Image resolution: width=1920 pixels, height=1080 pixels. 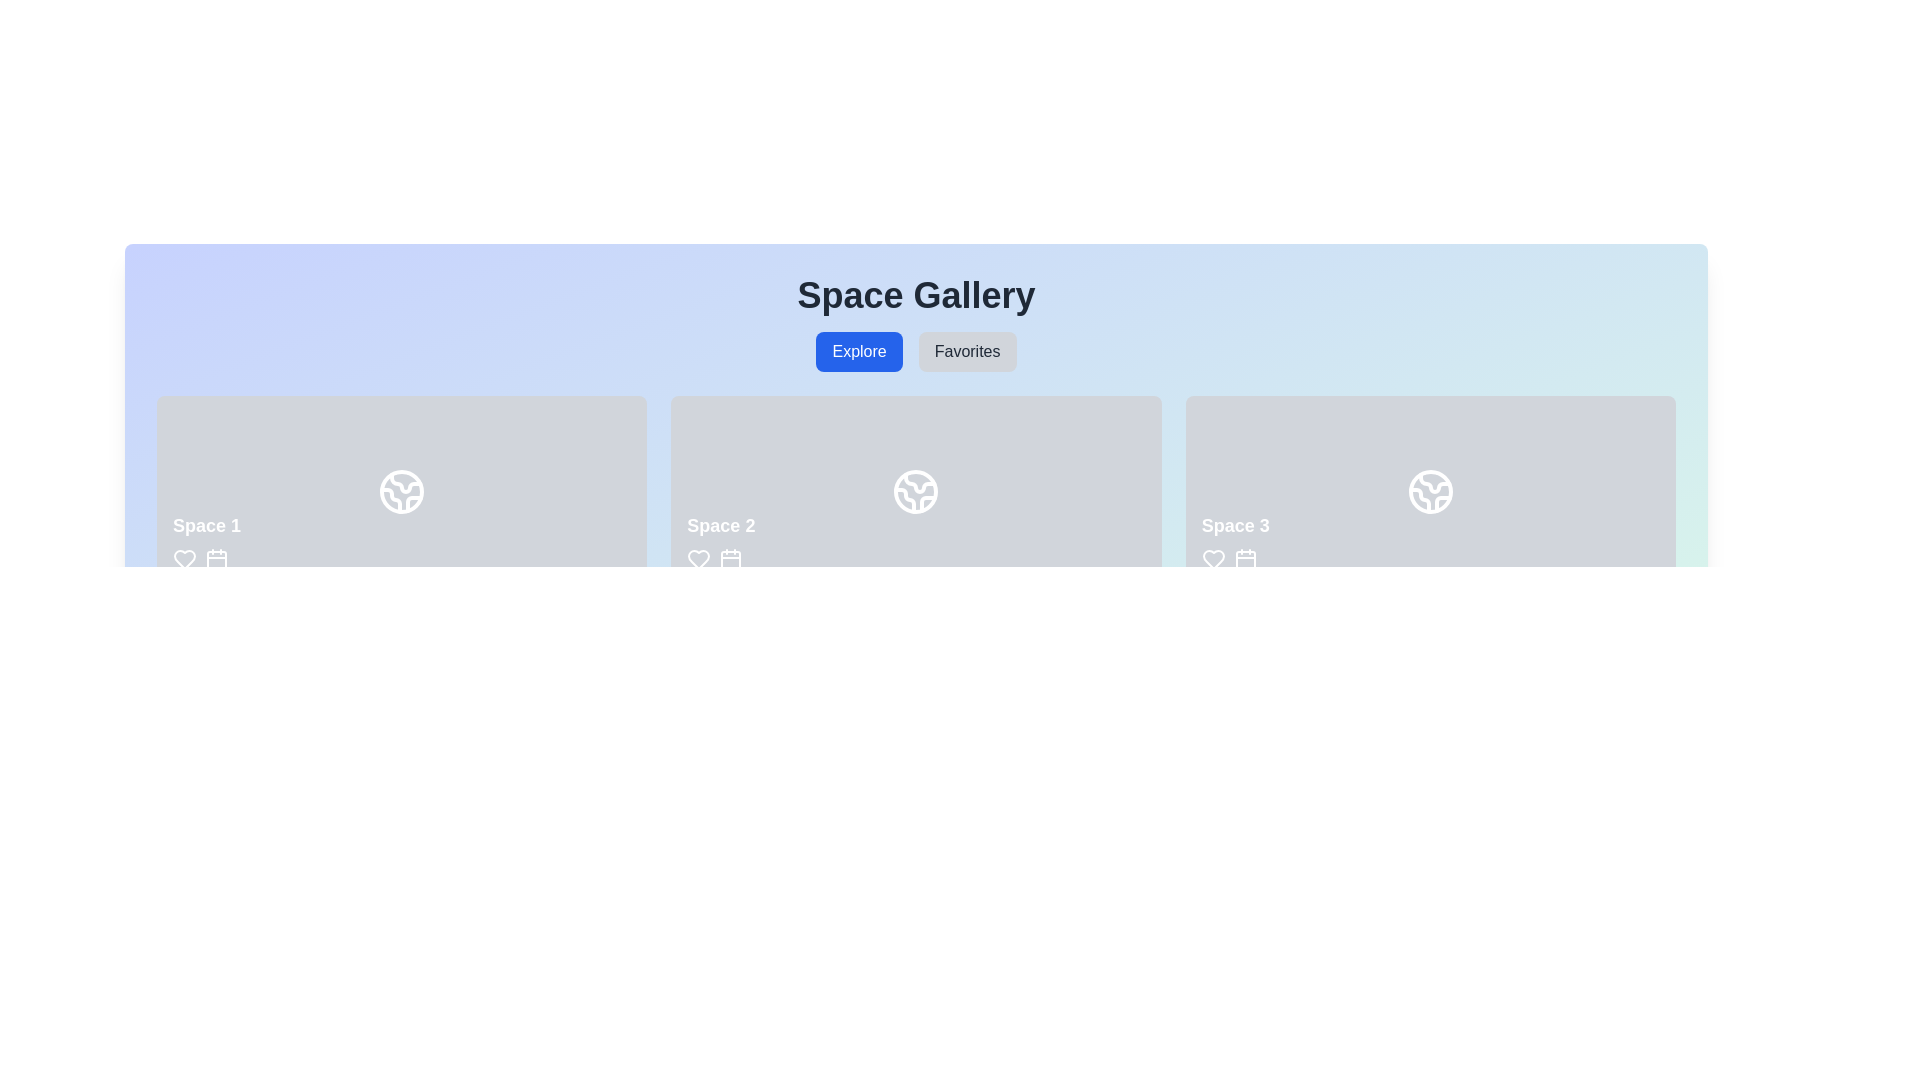 What do you see at coordinates (1244, 559) in the screenshot?
I see `the calendar icon, which is the second icon from the right in a horizontal layout, to interact with the calendar or scheduling tool` at bounding box center [1244, 559].